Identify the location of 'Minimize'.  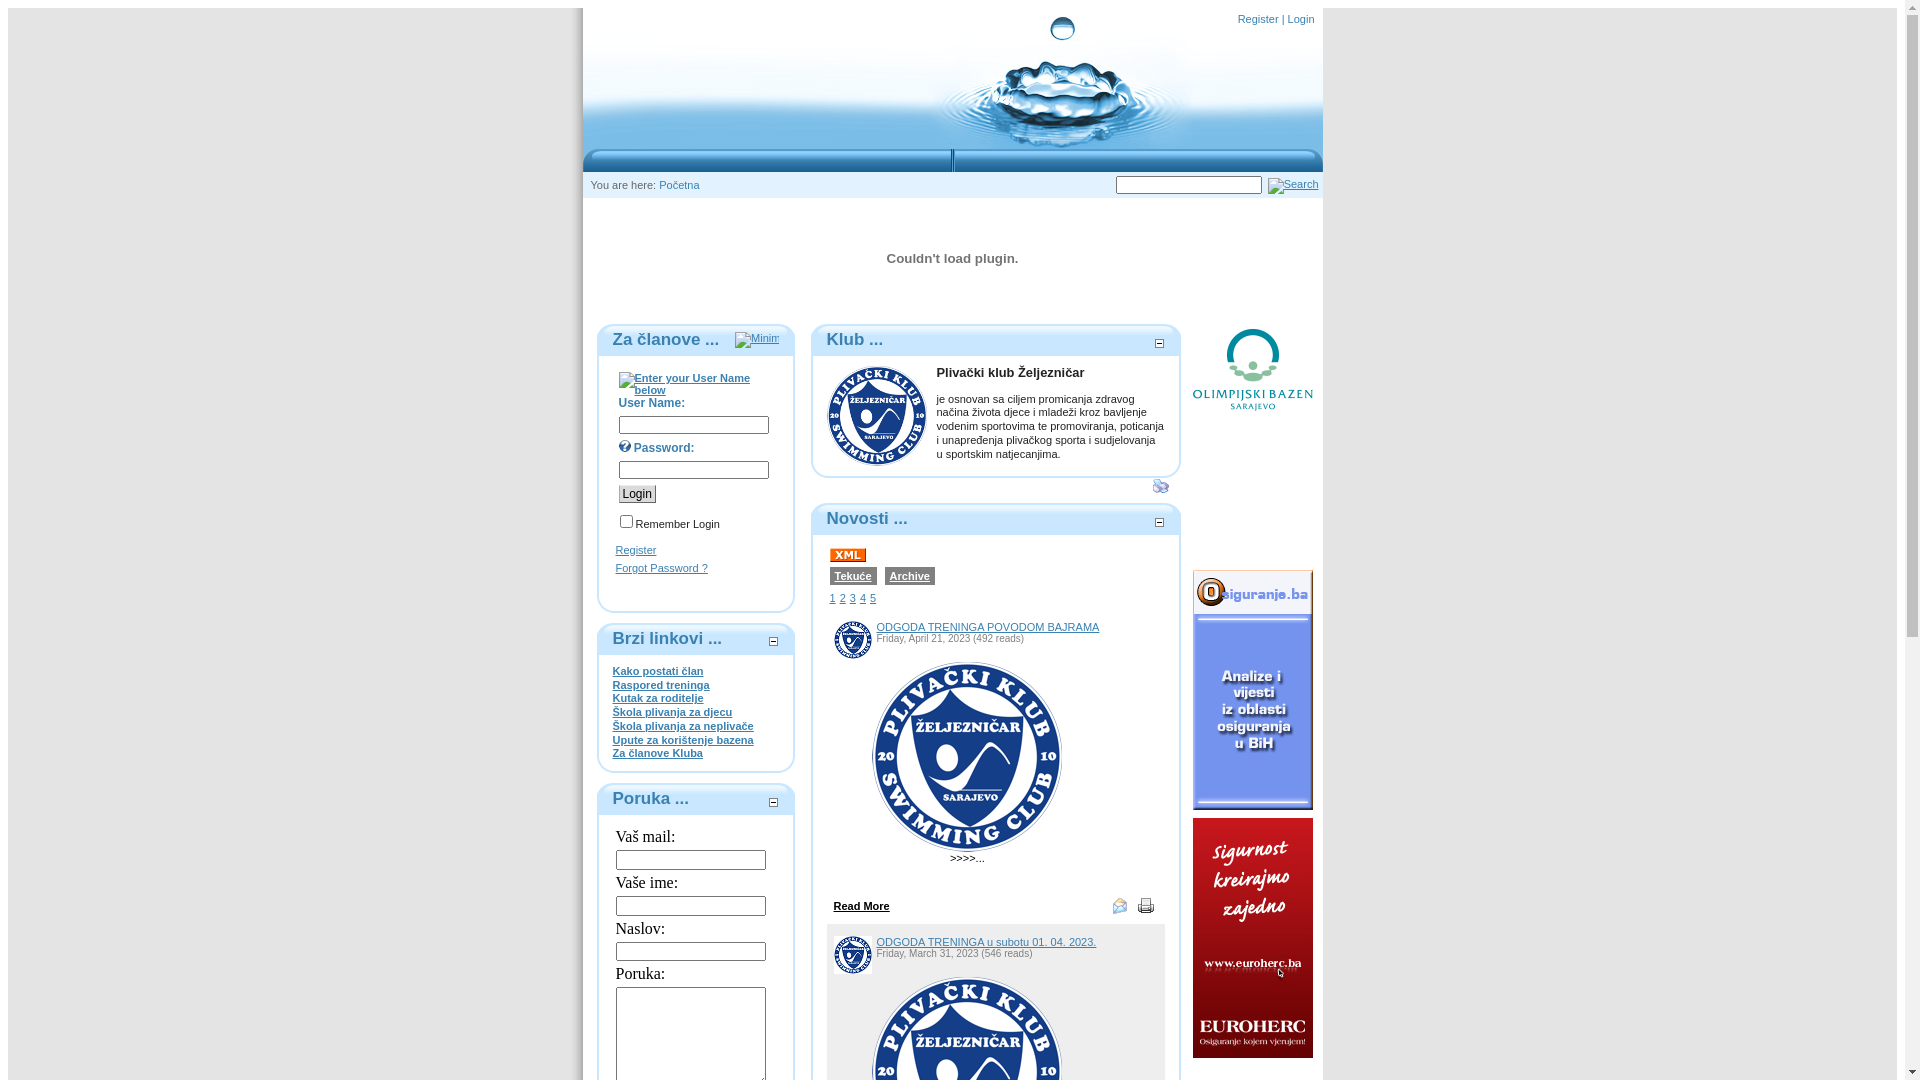
(1152, 339).